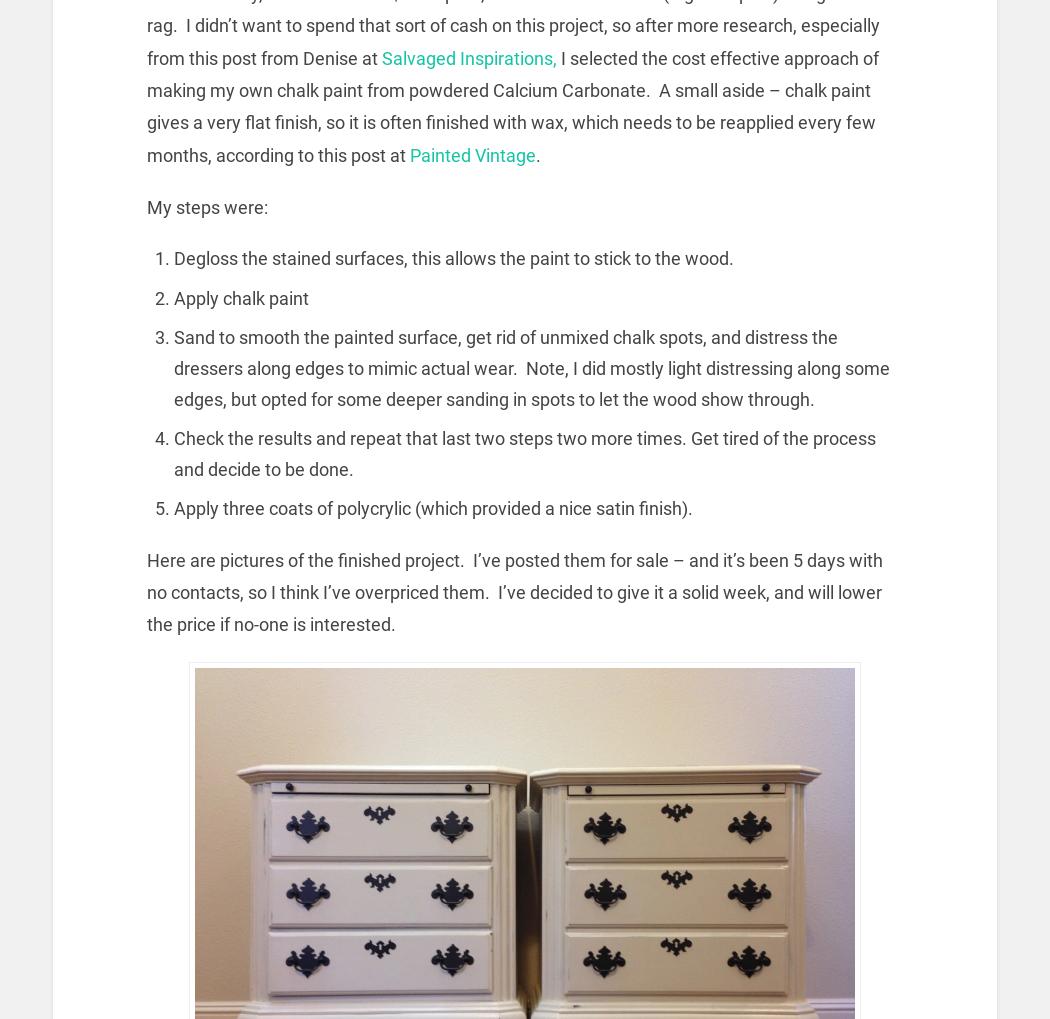 The width and height of the screenshot is (1050, 1019). I want to click on 'Apply chalk paint', so click(241, 296).